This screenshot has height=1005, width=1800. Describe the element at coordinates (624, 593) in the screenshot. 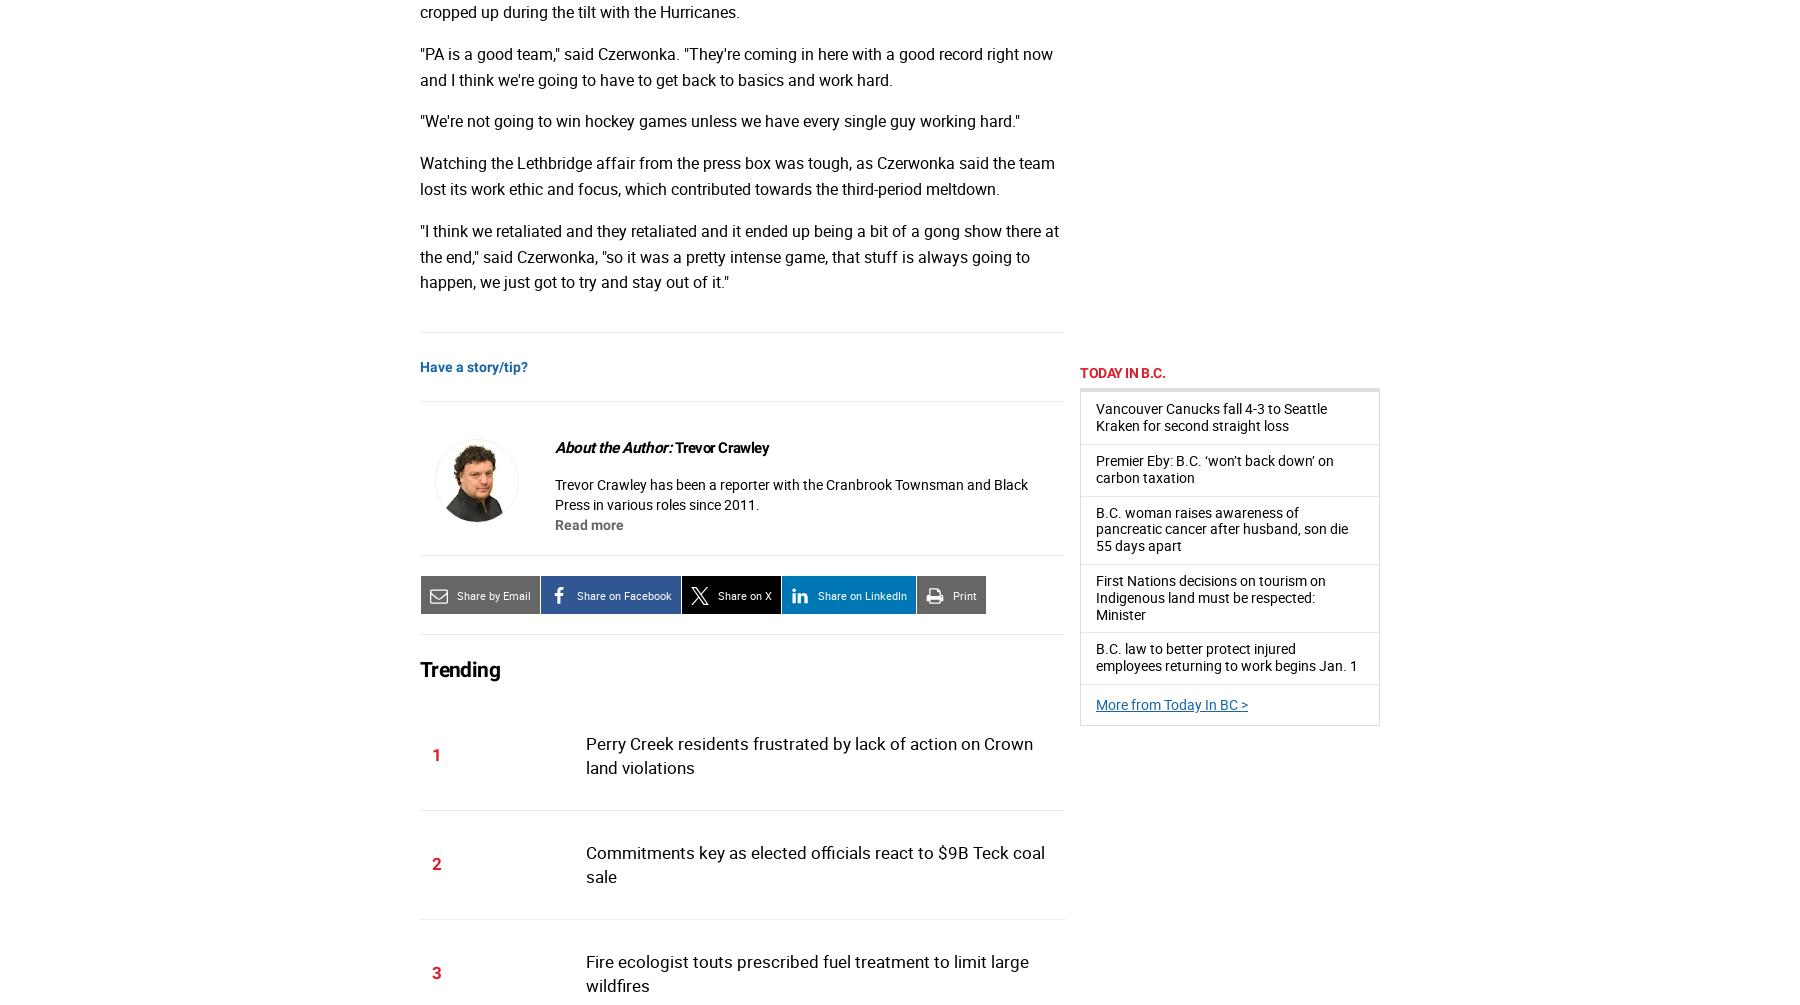

I see `'Share on Facebook'` at that location.